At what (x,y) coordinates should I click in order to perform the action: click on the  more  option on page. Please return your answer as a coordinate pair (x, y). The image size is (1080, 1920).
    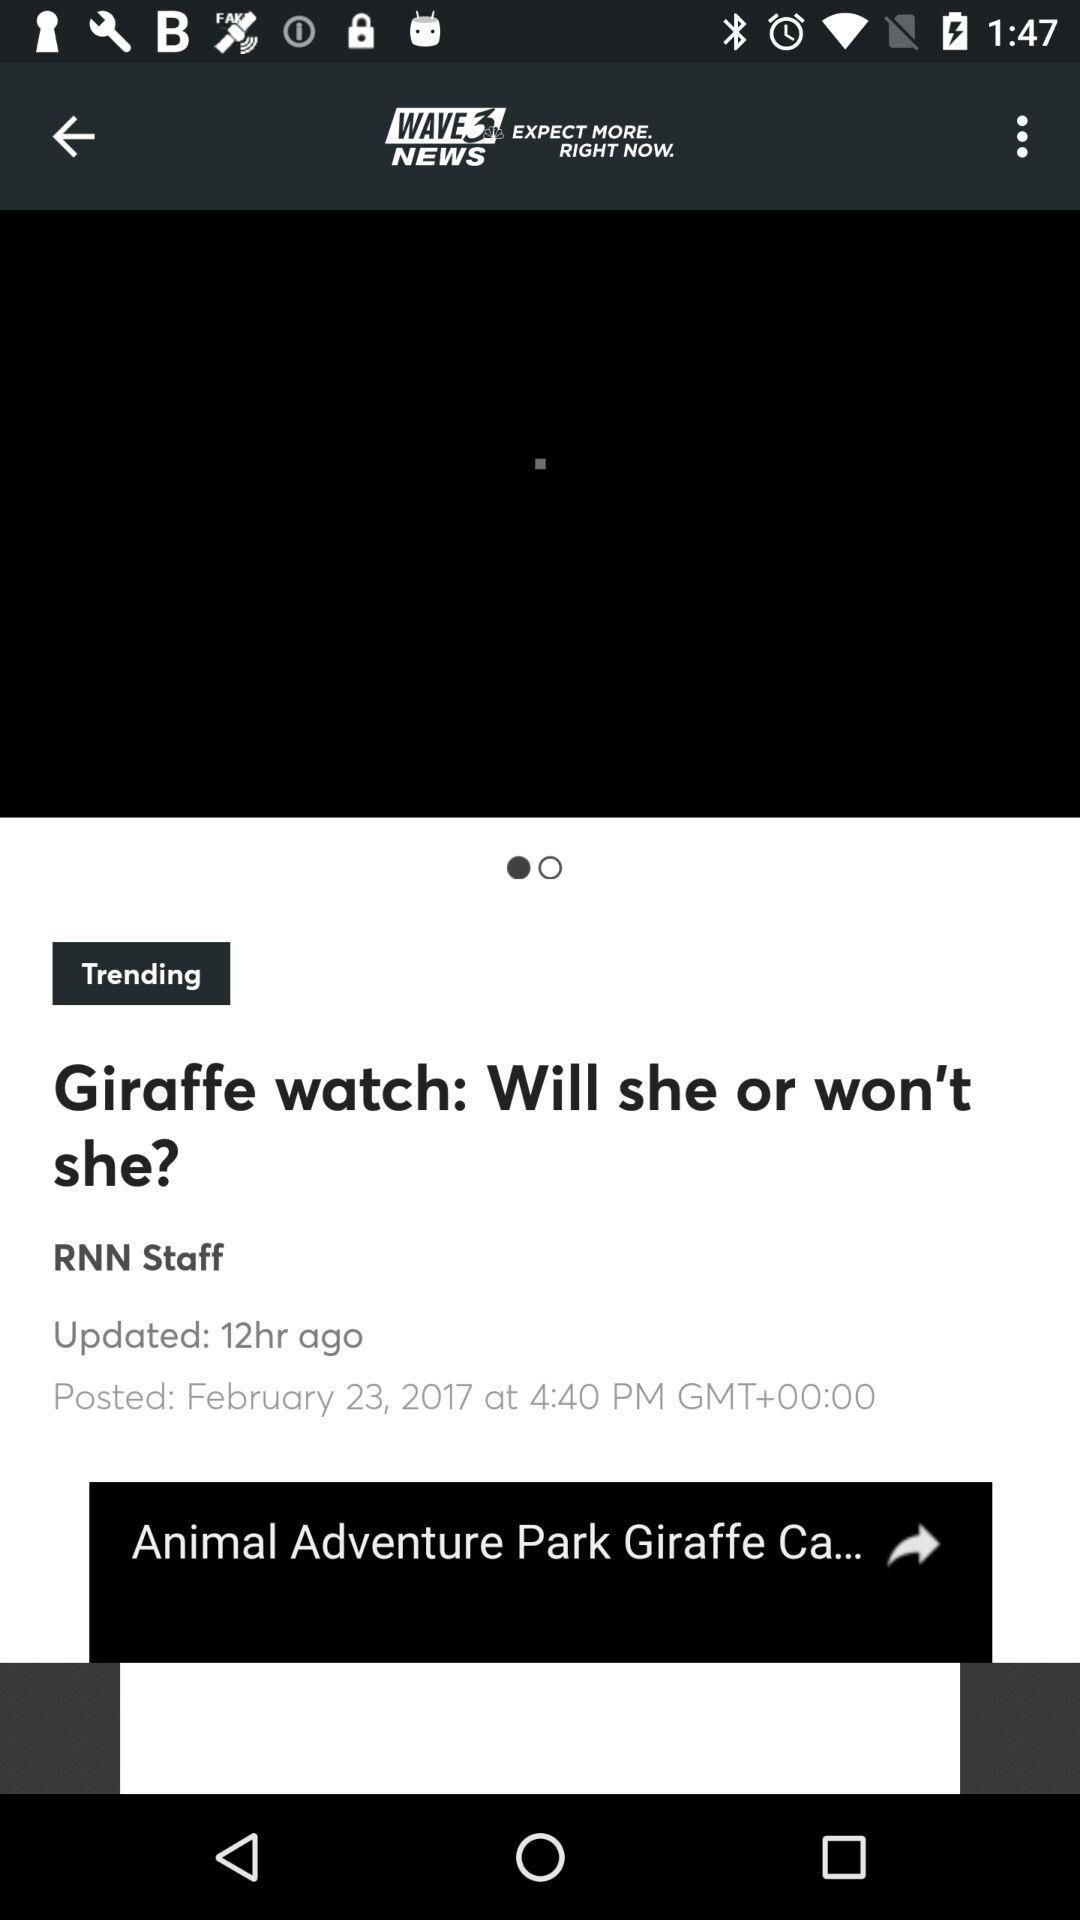
    Looking at the image, I should click on (1027, 136).